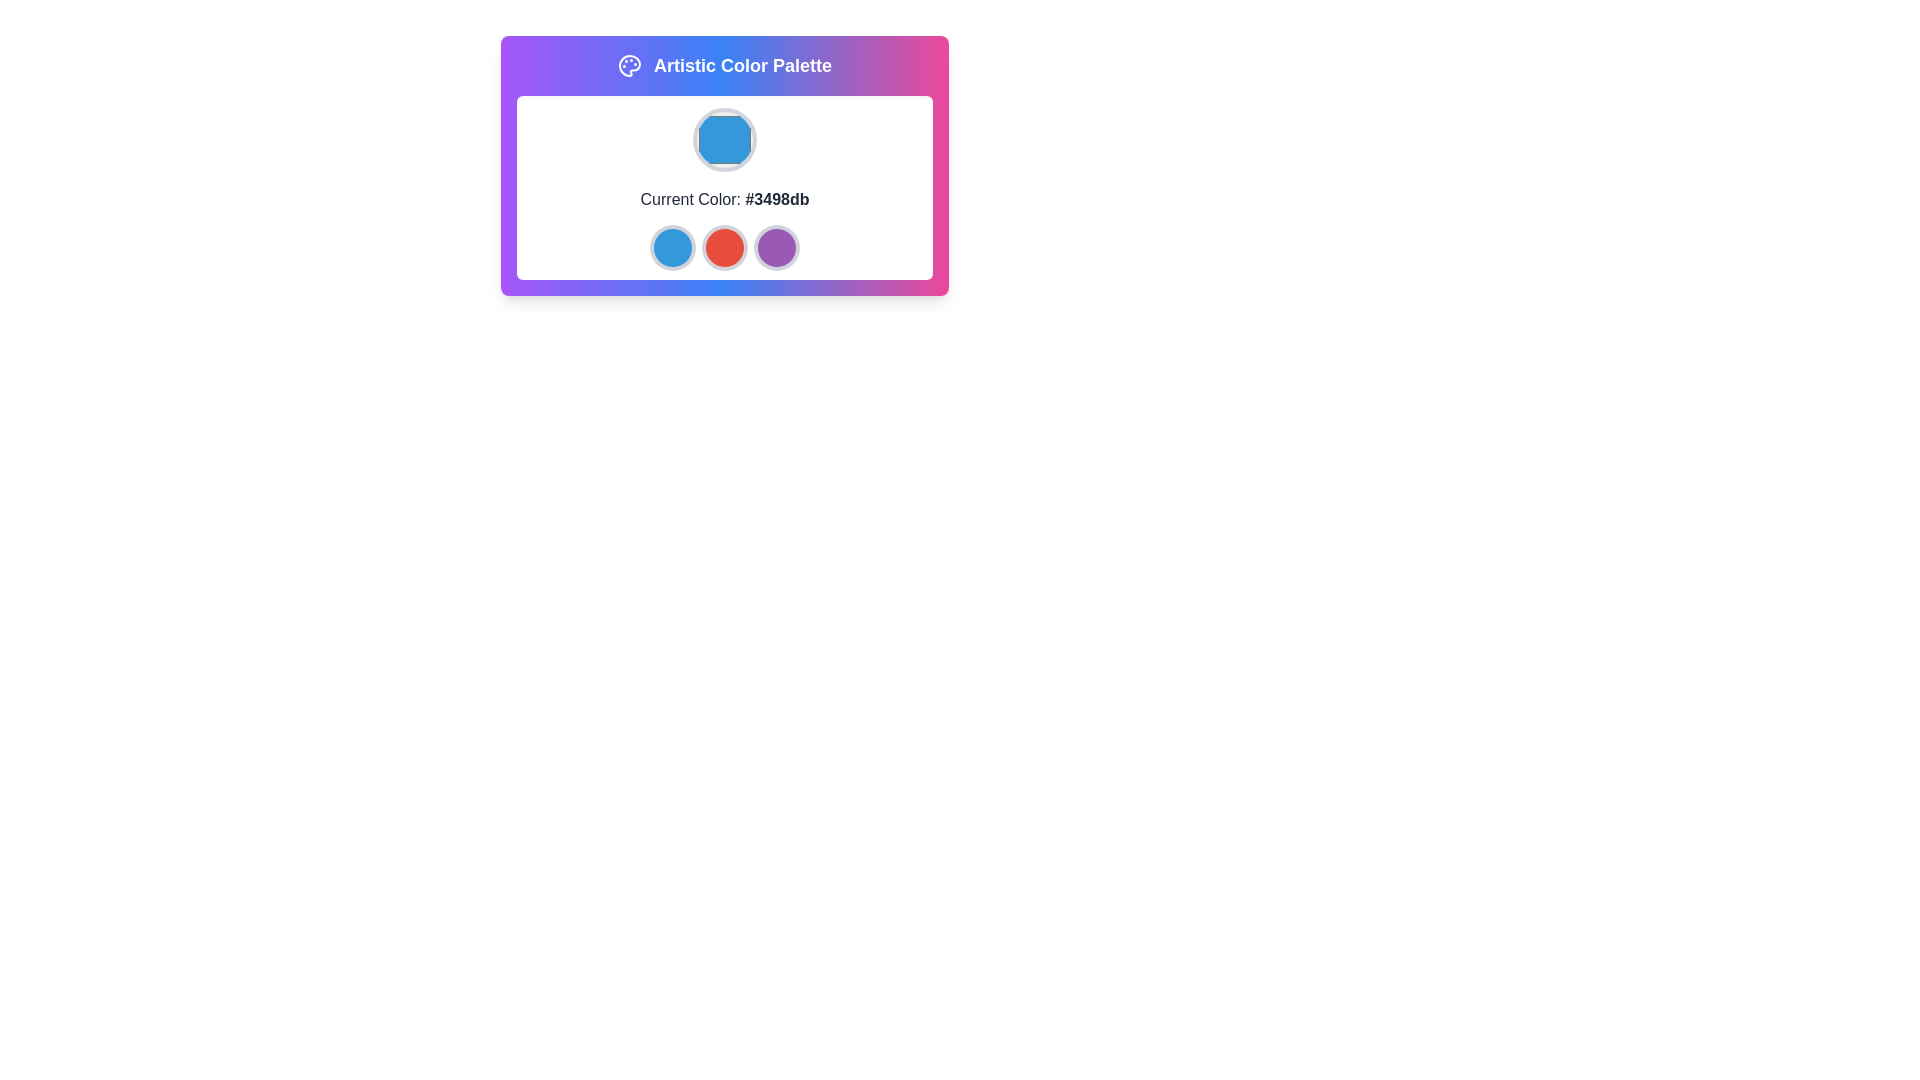  I want to click on the Static Text Label that displays the currently selected color or state, located centrally within a white, rounded rectangular section below a larger blue color circle, so click(723, 200).